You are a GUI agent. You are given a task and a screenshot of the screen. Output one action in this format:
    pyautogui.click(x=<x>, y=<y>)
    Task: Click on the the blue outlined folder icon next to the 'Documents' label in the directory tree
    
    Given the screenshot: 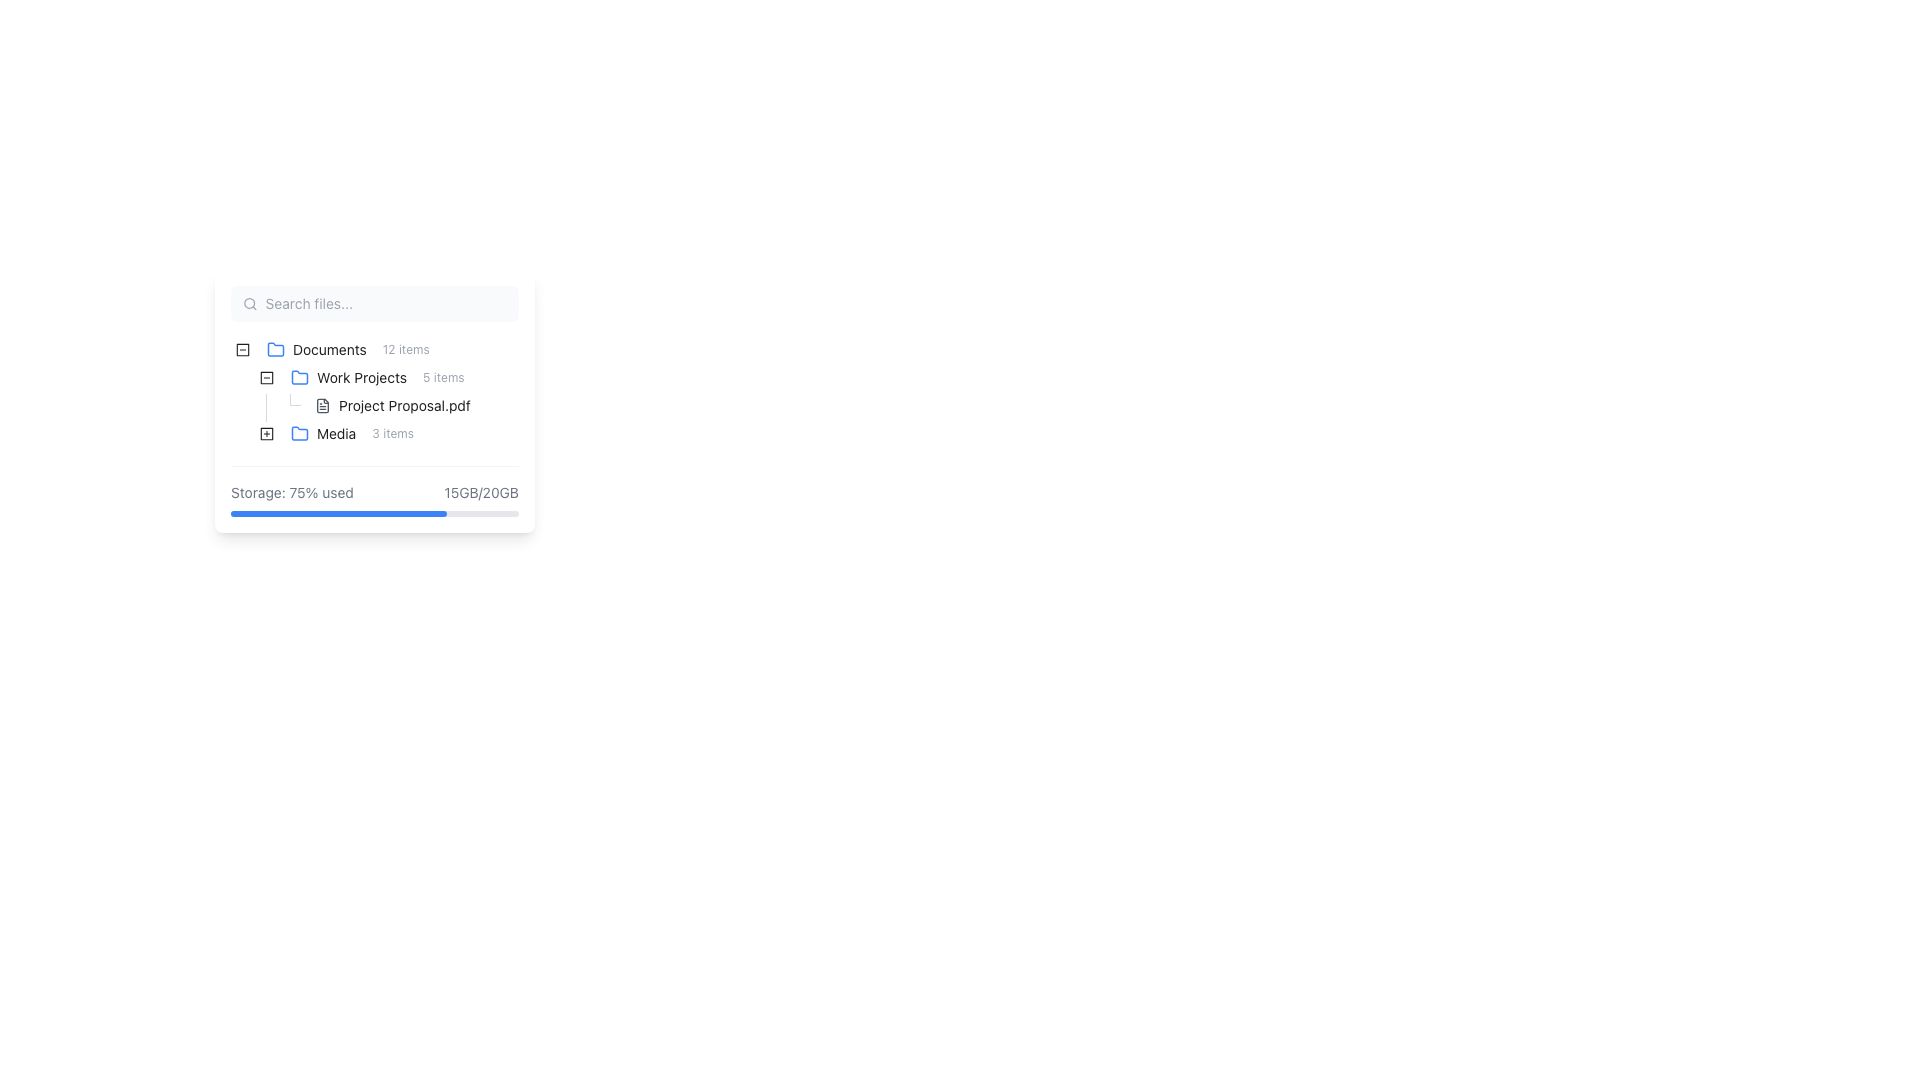 What is the action you would take?
    pyautogui.click(x=274, y=347)
    